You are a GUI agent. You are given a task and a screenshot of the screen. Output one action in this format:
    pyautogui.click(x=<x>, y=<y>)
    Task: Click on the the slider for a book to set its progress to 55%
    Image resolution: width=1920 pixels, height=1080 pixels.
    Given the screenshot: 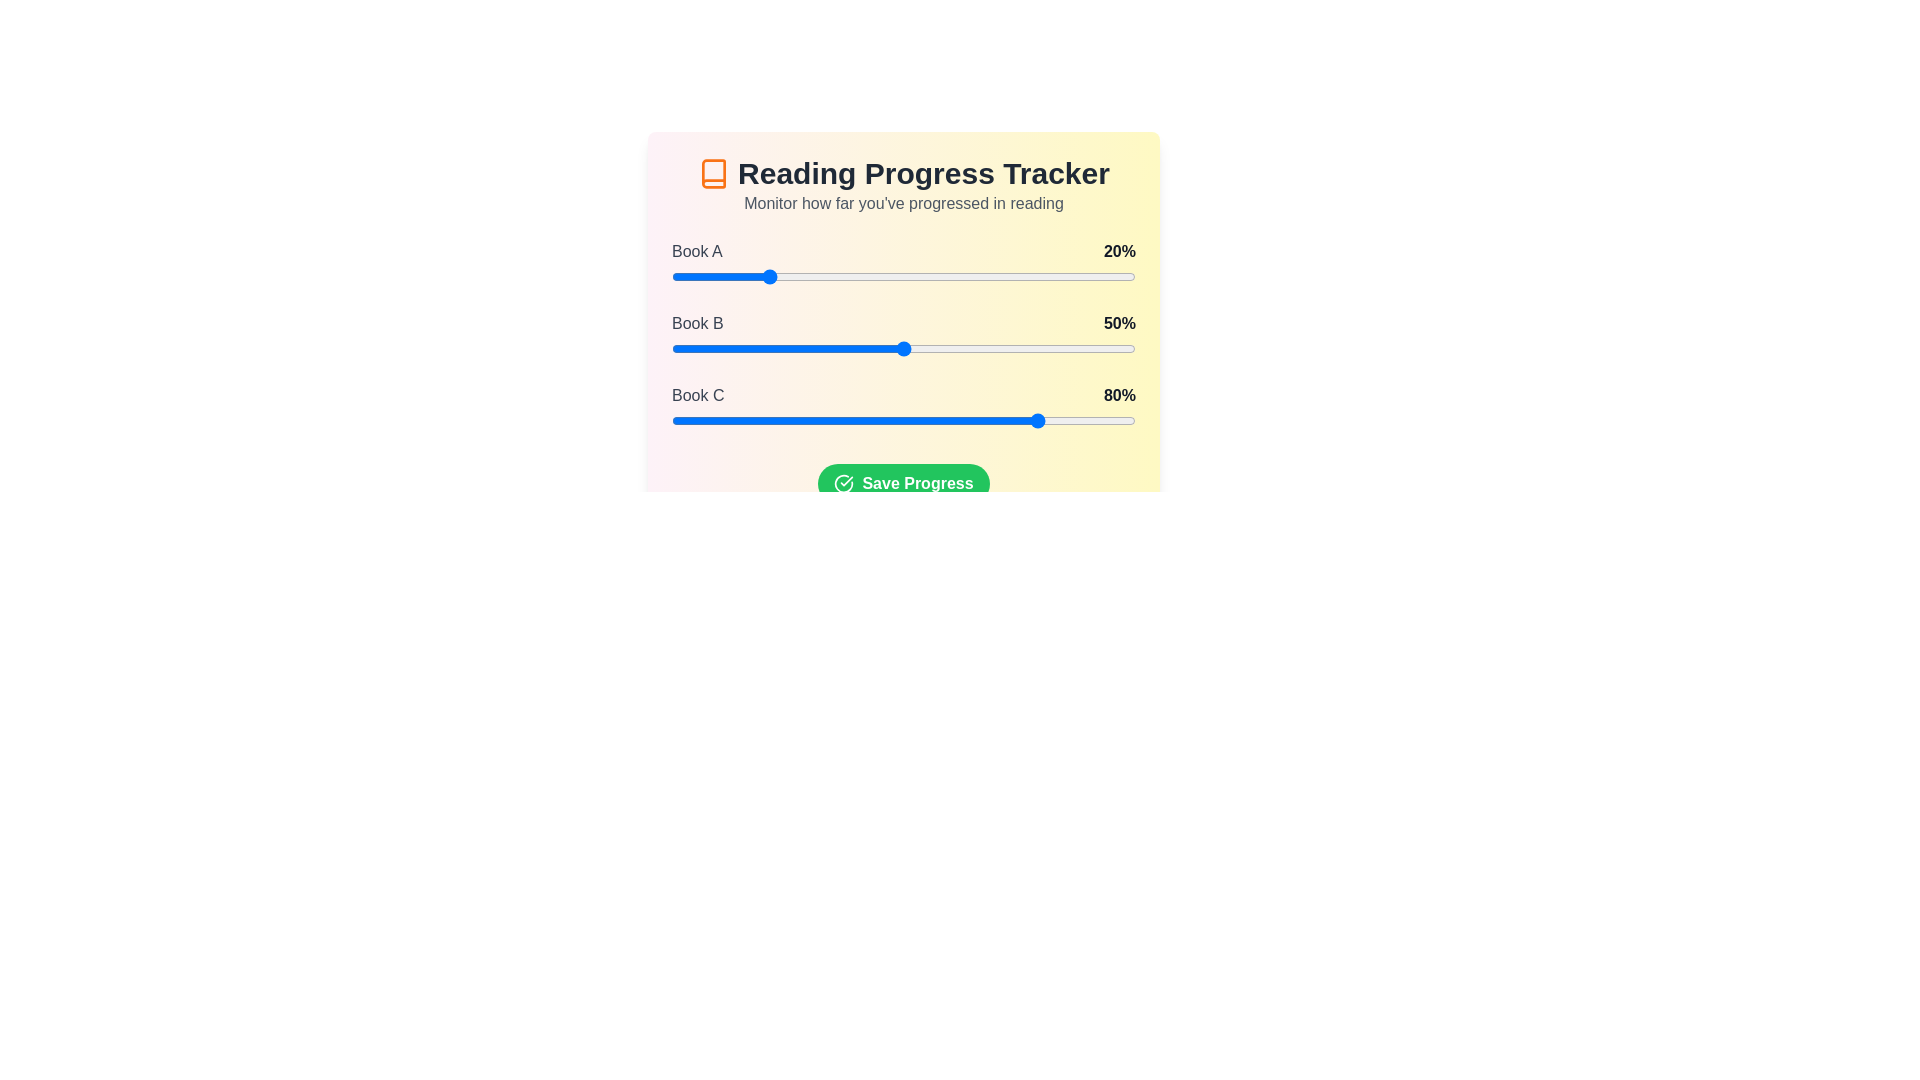 What is the action you would take?
    pyautogui.click(x=926, y=277)
    